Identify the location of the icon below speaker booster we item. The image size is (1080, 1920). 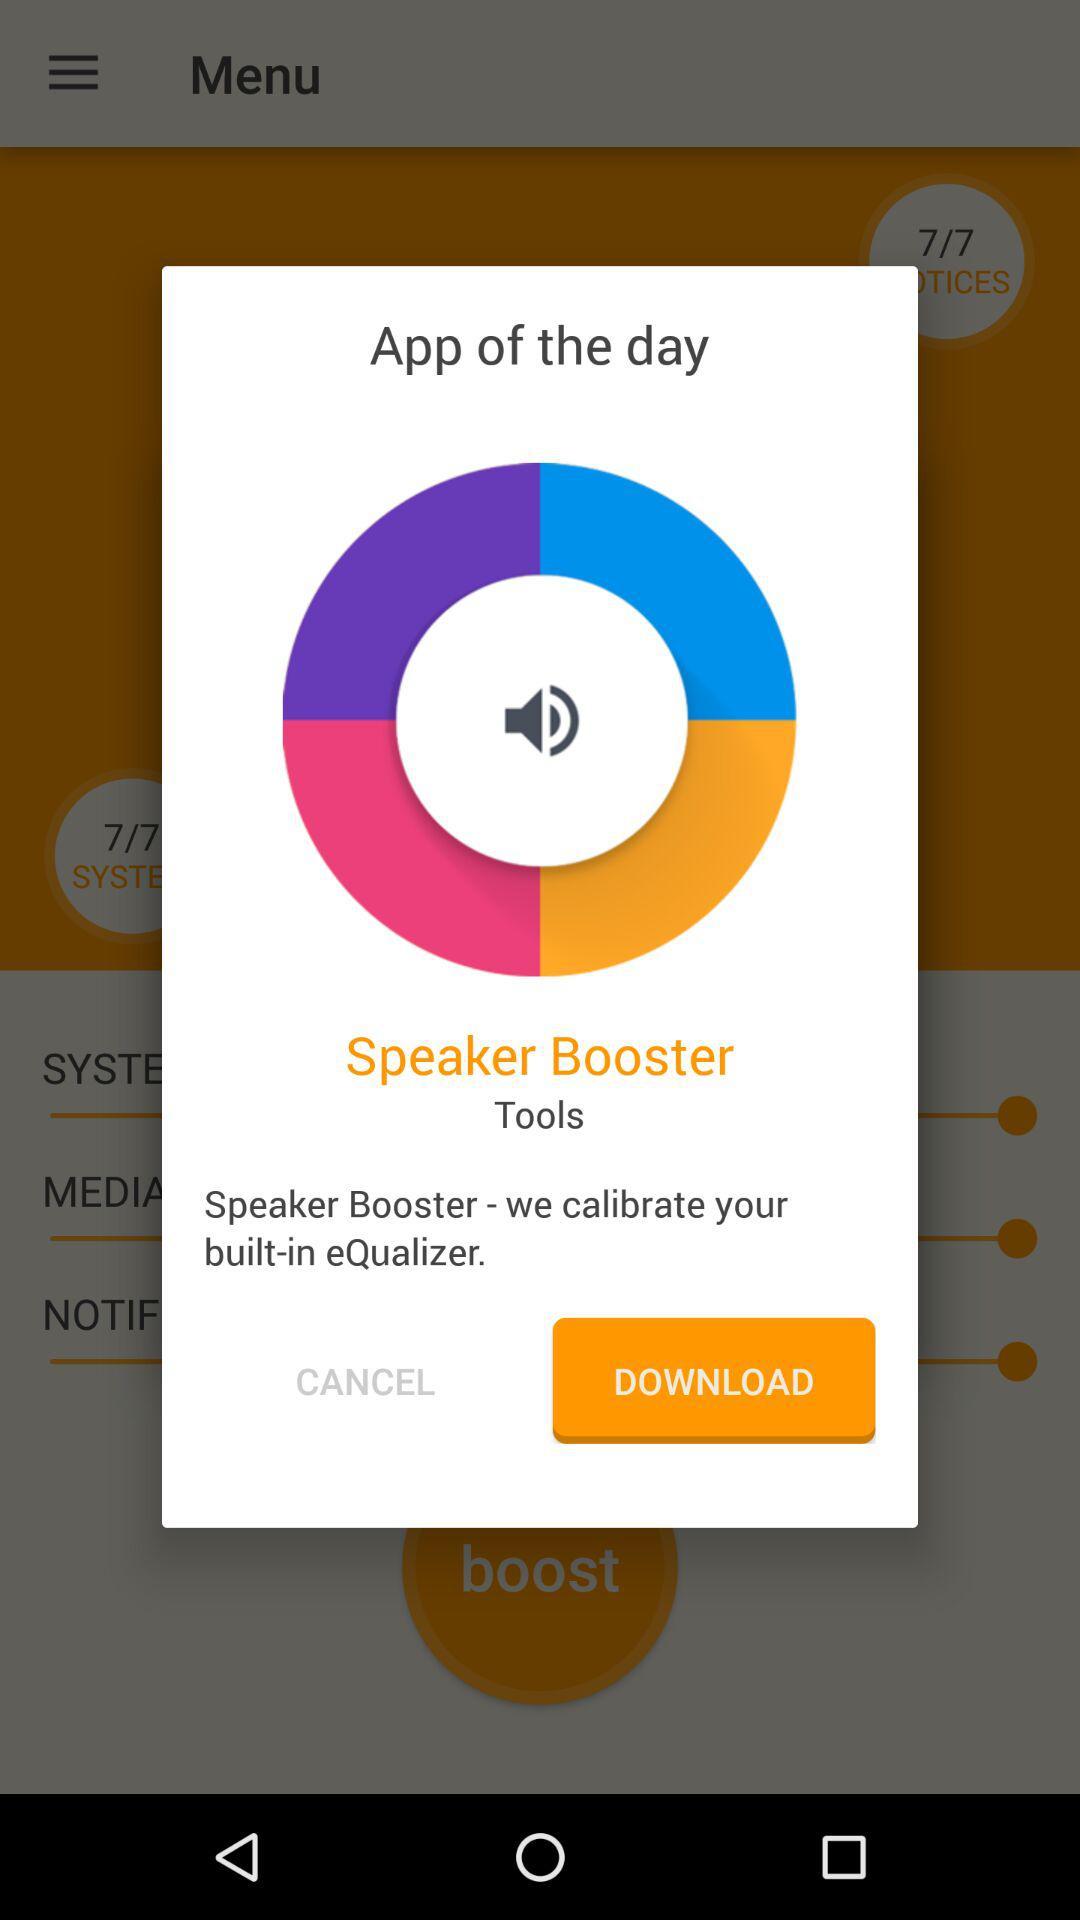
(712, 1379).